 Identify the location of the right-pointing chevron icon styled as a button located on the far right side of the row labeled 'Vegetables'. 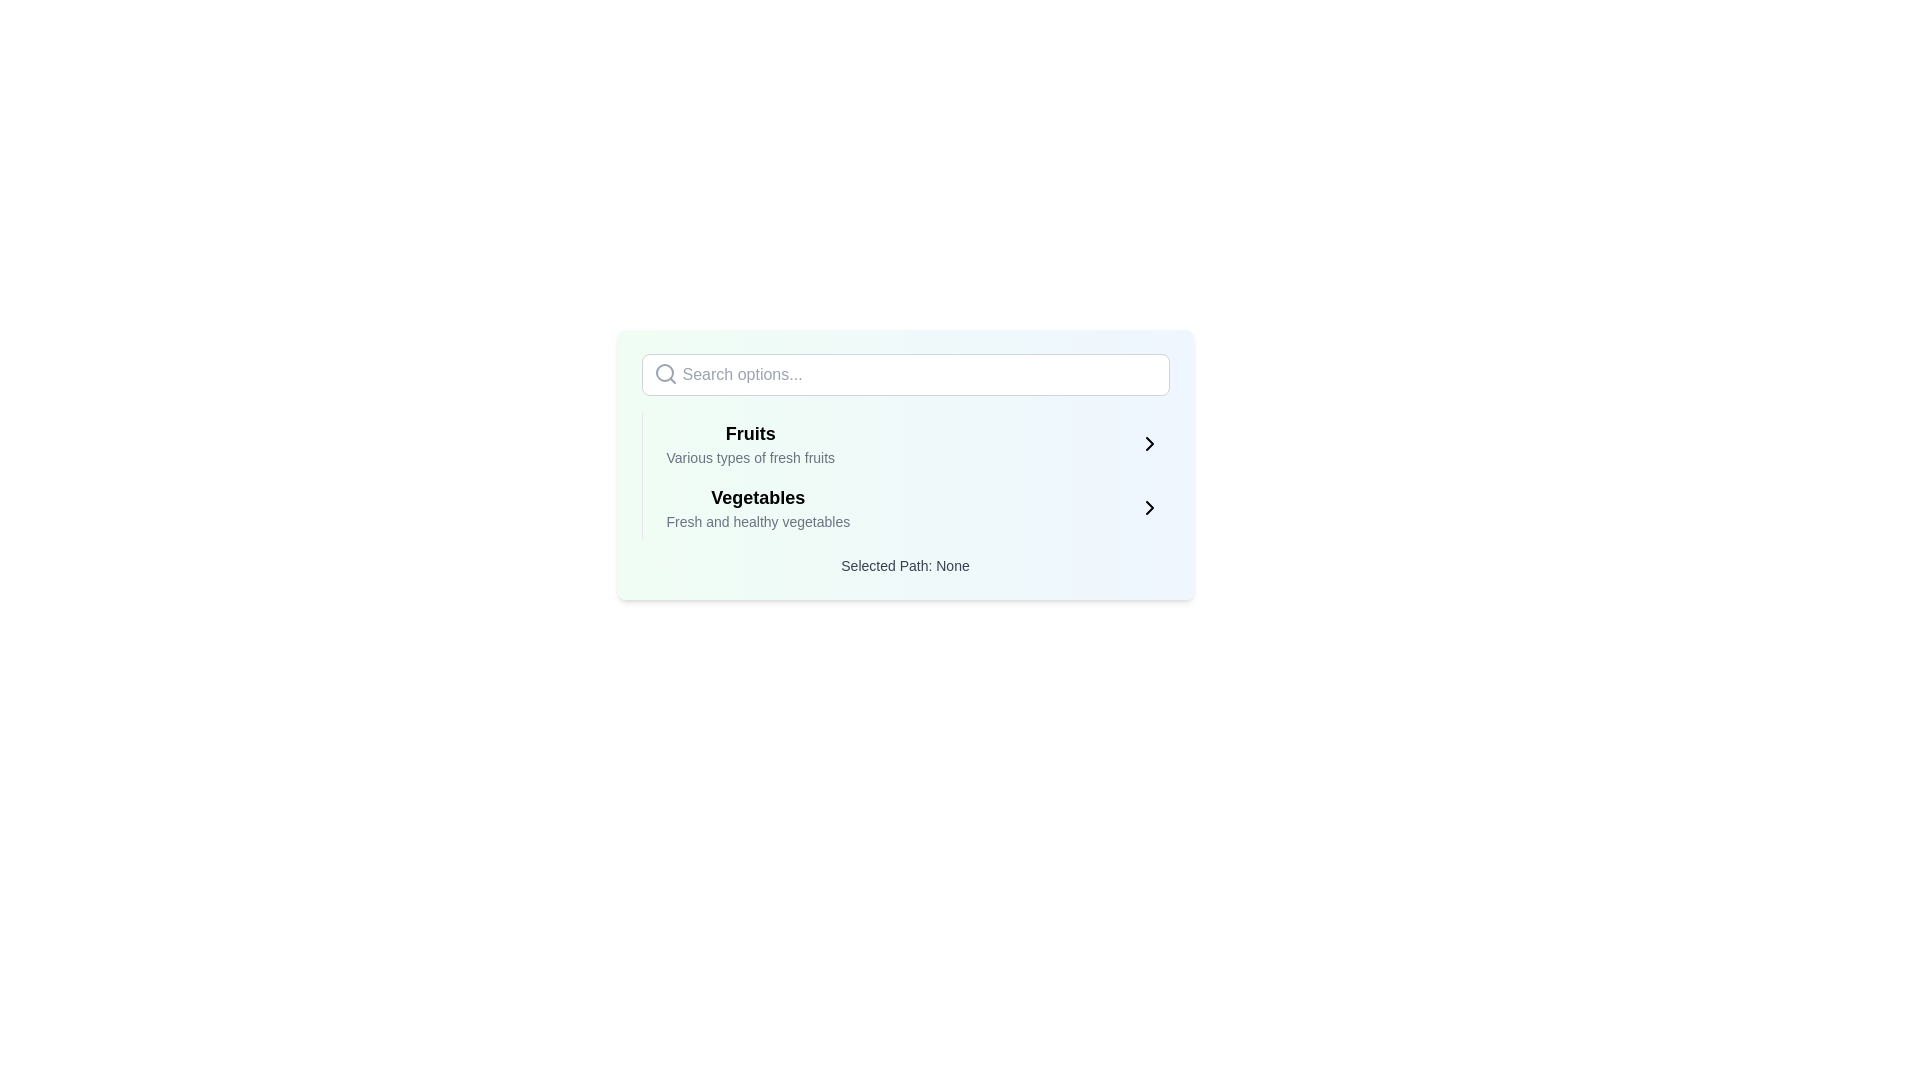
(1149, 507).